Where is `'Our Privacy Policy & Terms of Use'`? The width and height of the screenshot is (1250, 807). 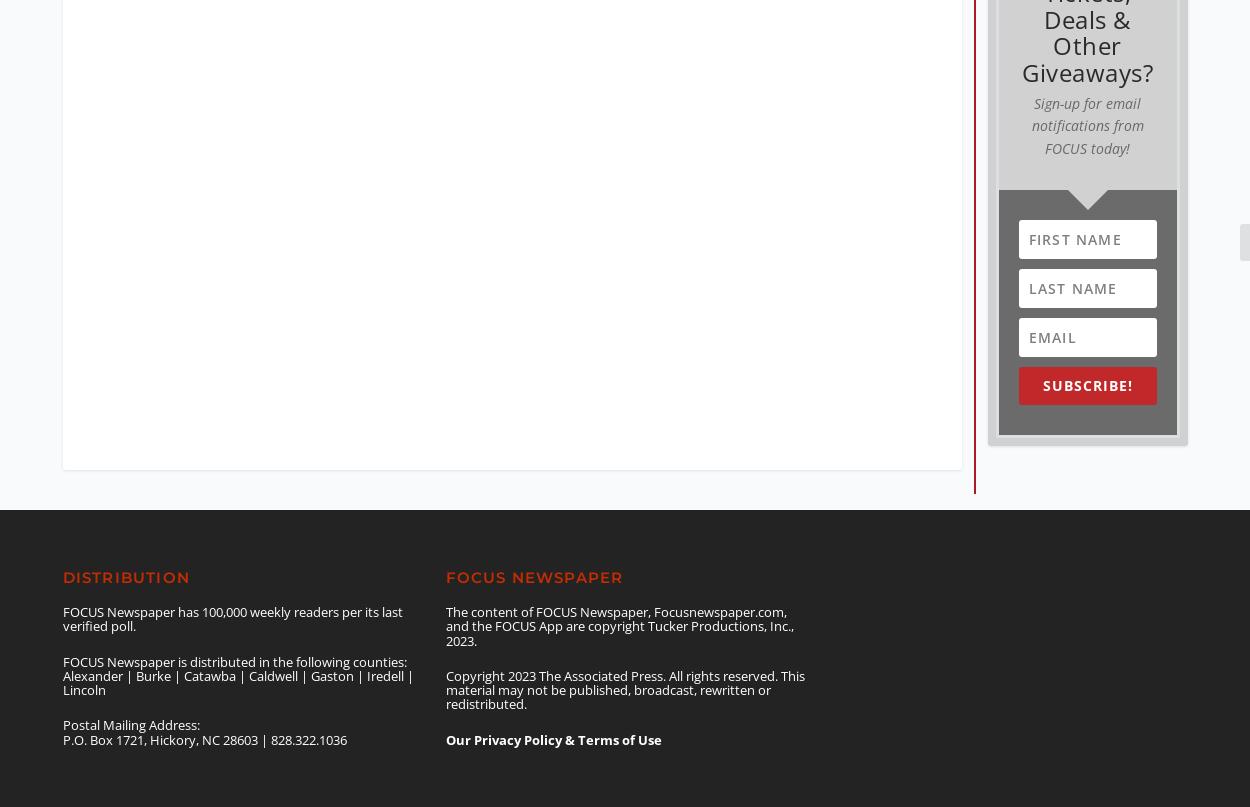
'Our Privacy Policy & Terms of Use' is located at coordinates (553, 722).